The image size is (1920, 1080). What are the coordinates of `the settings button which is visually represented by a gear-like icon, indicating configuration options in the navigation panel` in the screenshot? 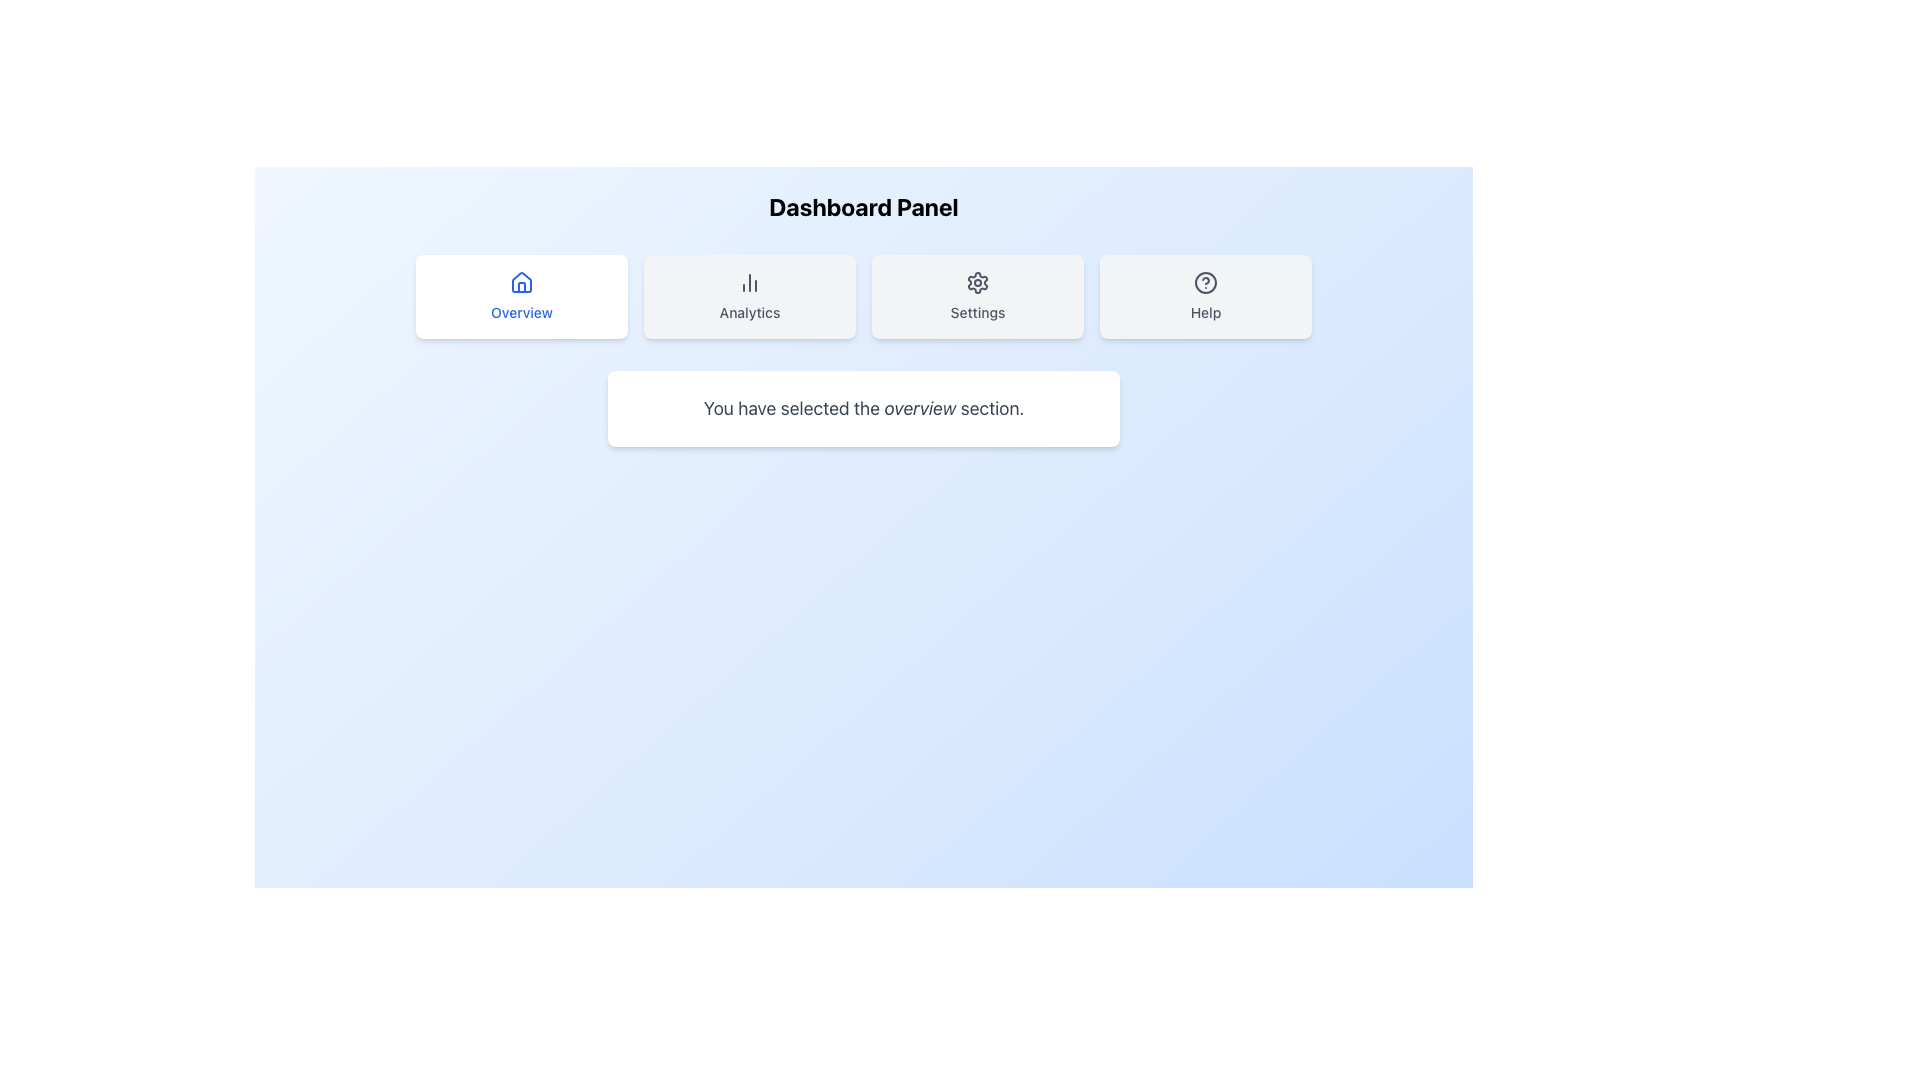 It's located at (978, 282).